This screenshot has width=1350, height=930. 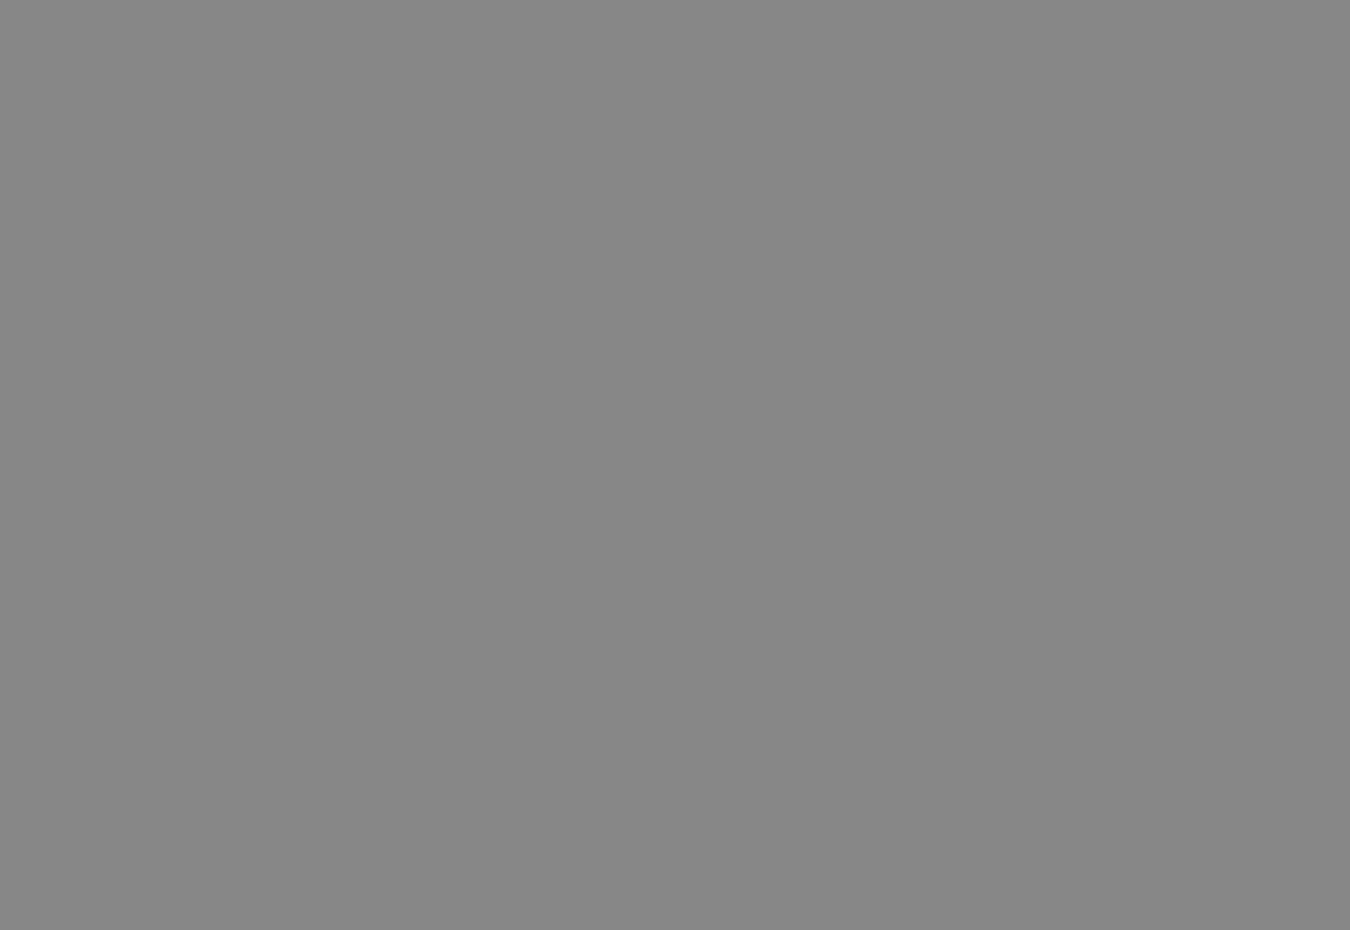 I want to click on 'Certificates', so click(x=178, y=550).